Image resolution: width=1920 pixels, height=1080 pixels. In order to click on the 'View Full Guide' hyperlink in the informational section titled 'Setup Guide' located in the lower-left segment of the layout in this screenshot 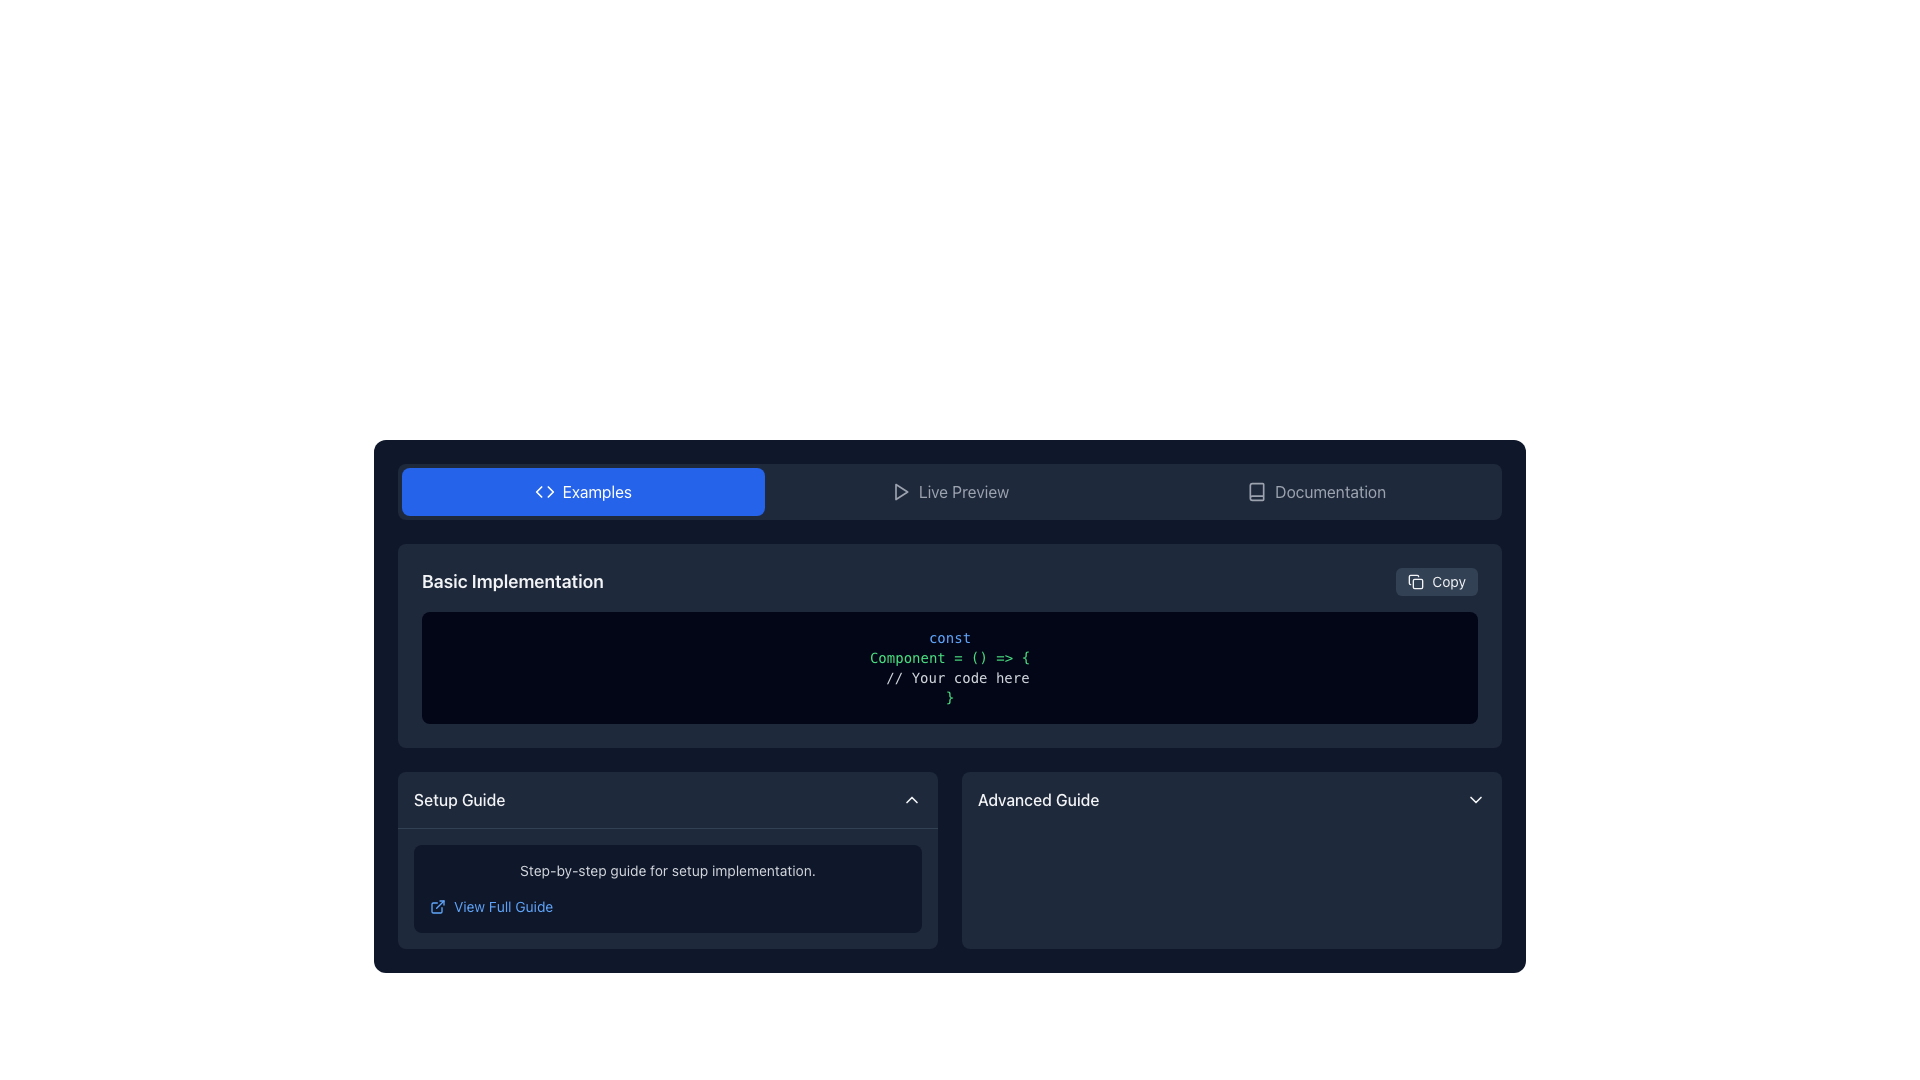, I will do `click(667, 859)`.